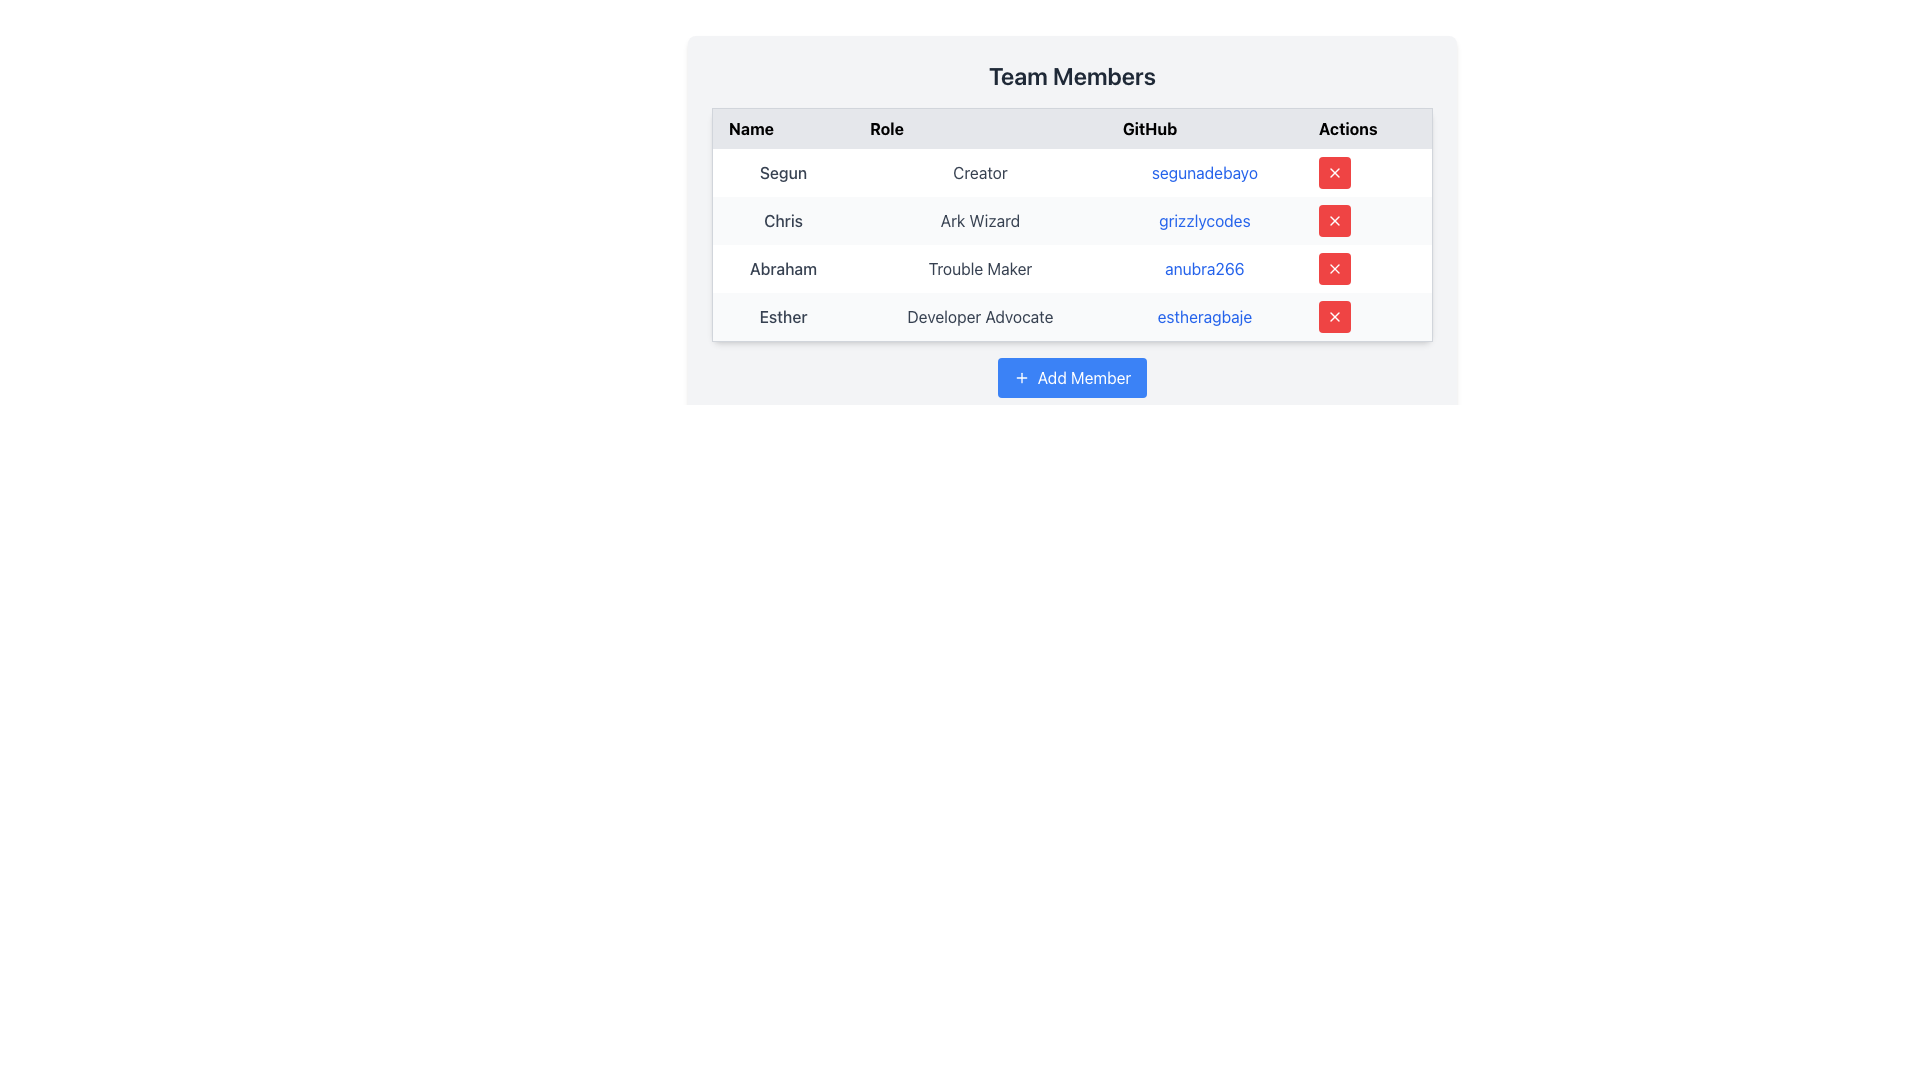  Describe the element at coordinates (1366, 316) in the screenshot. I see `the red delete button with a white 'X' symbol located in the 'Actions' column of the table for the user 'Esther', Developer Advocate` at that location.